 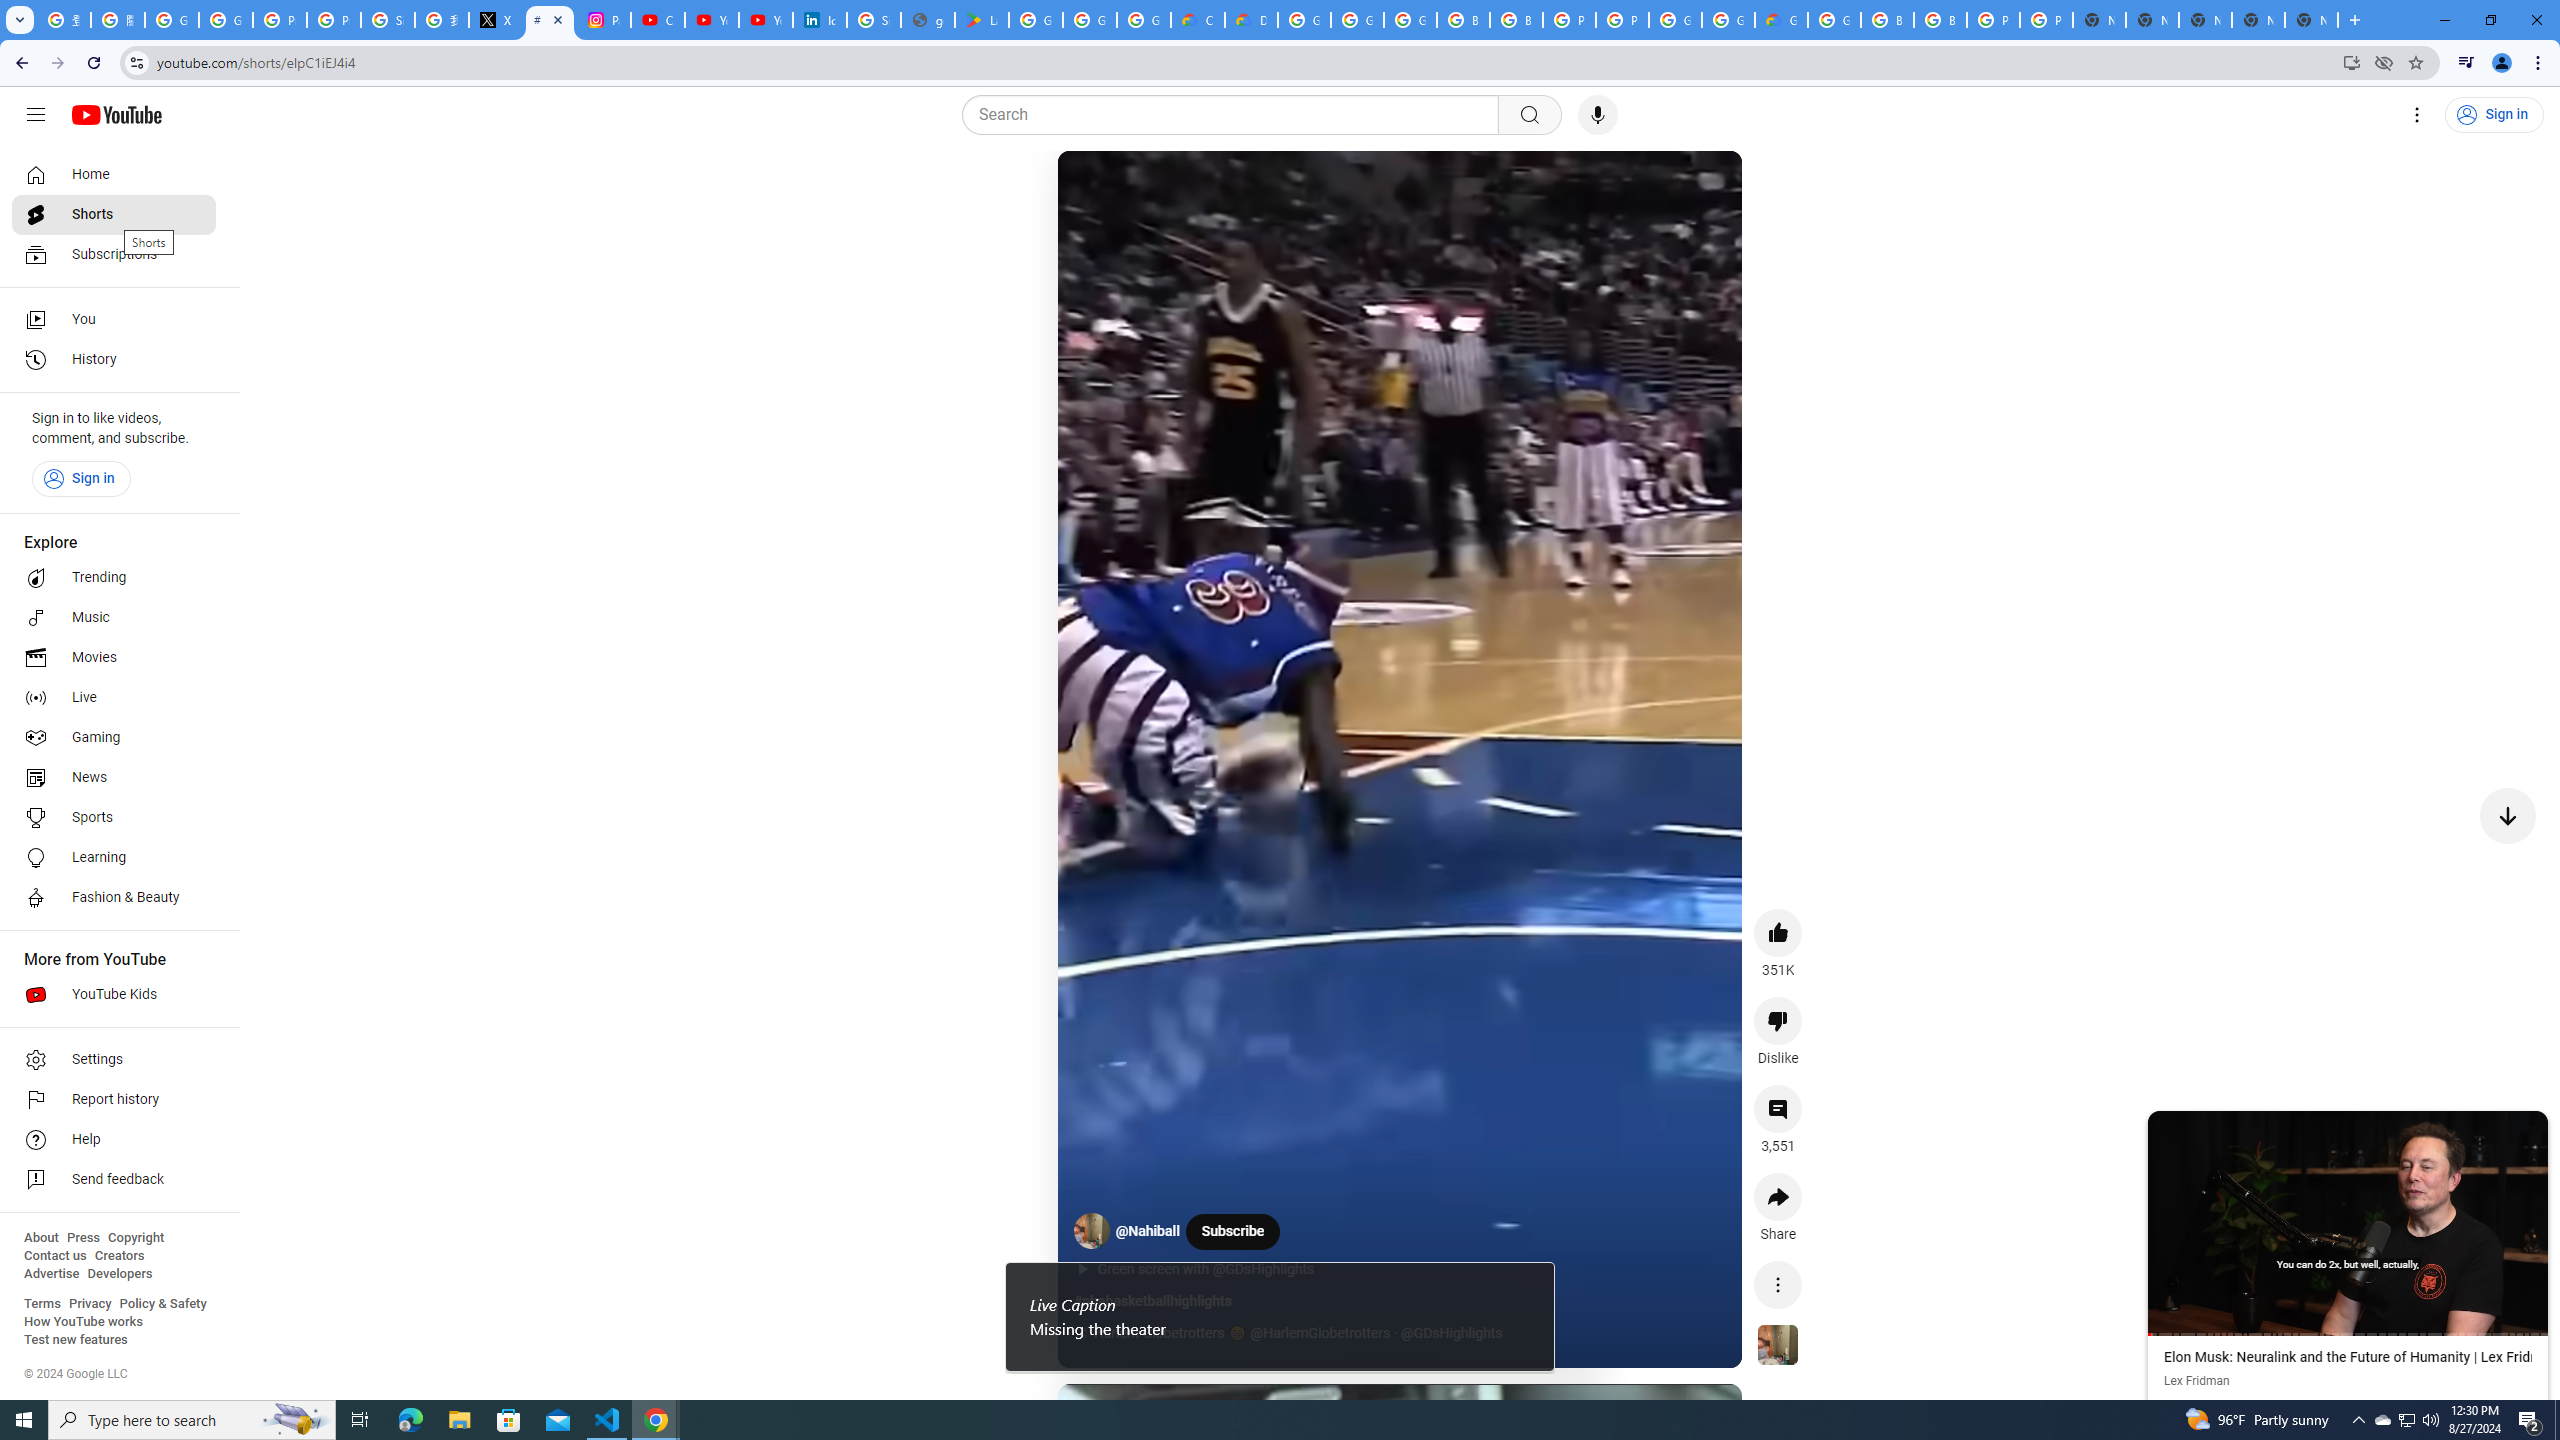 What do you see at coordinates (982, 19) in the screenshot?
I see `'Last Shelter: Survival - Apps on Google Play'` at bounding box center [982, 19].